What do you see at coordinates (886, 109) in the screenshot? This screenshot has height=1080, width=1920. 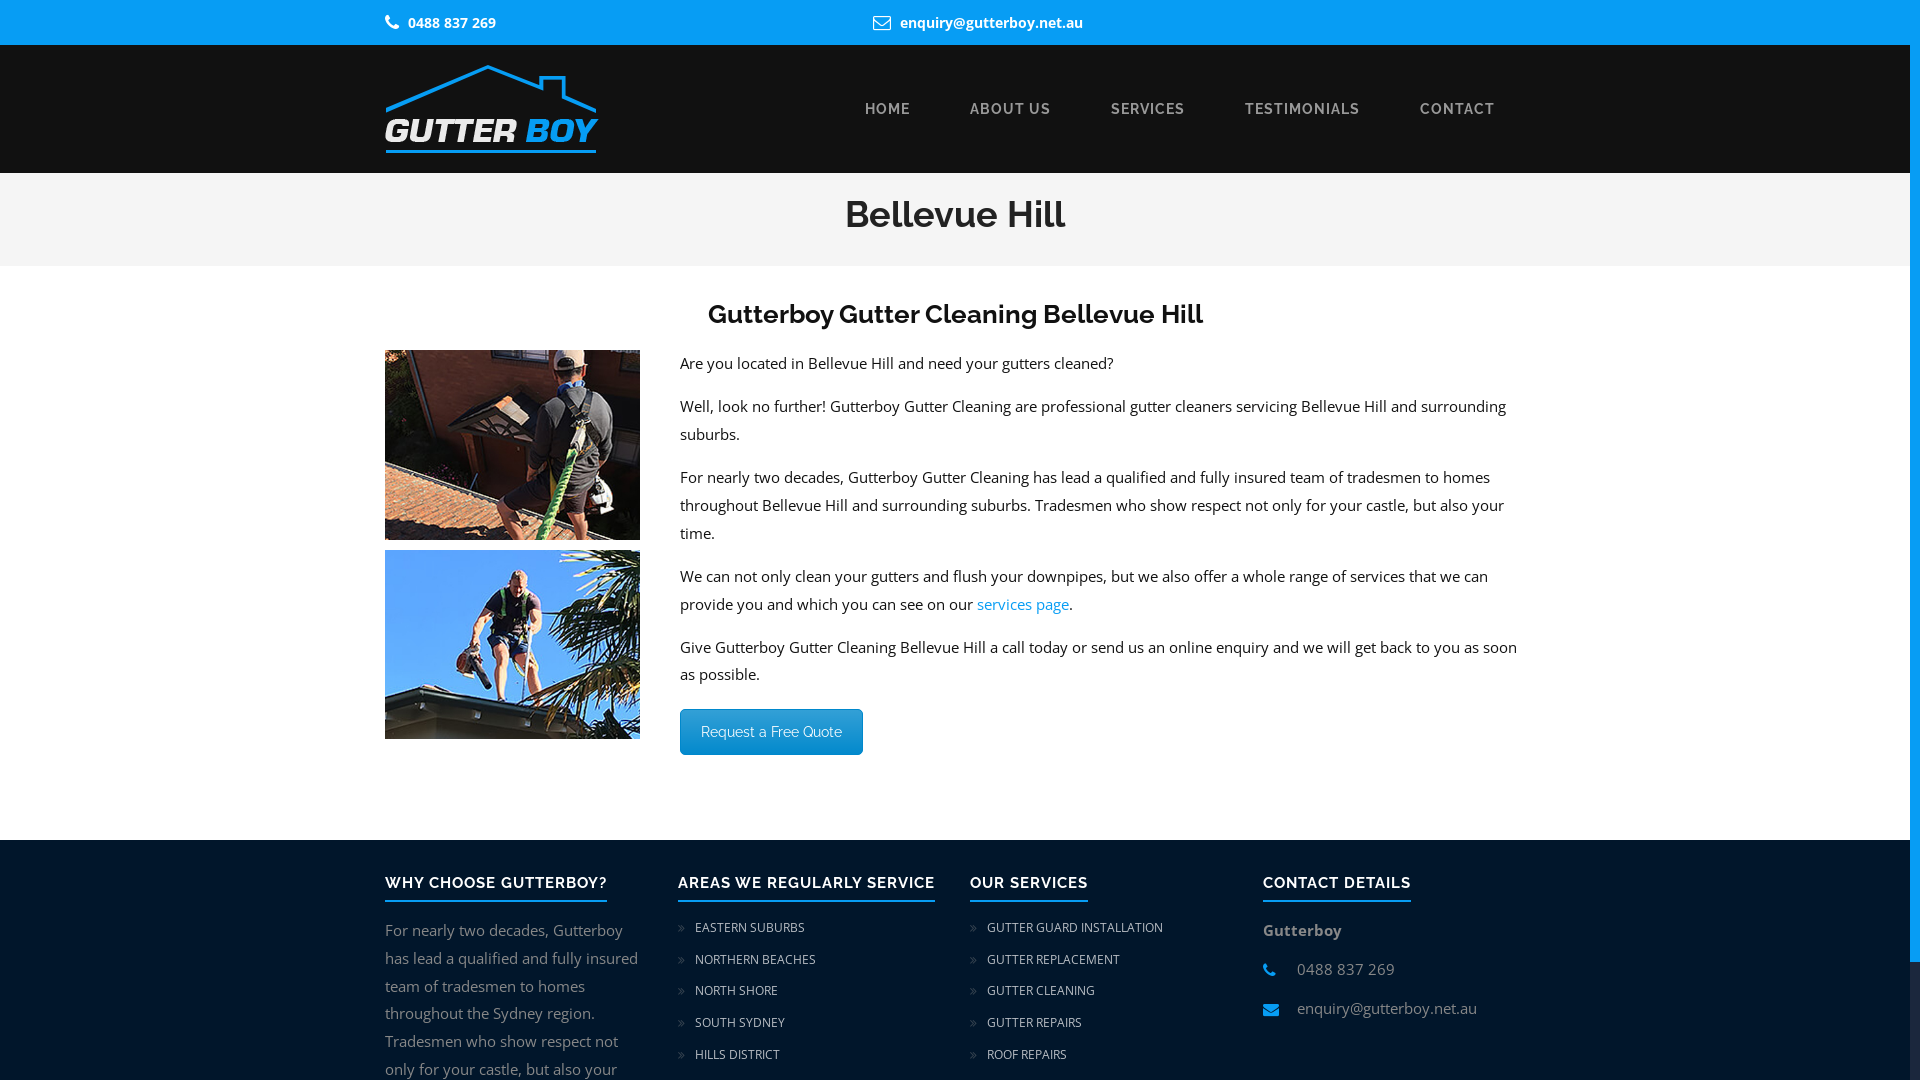 I see `'HOME'` at bounding box center [886, 109].